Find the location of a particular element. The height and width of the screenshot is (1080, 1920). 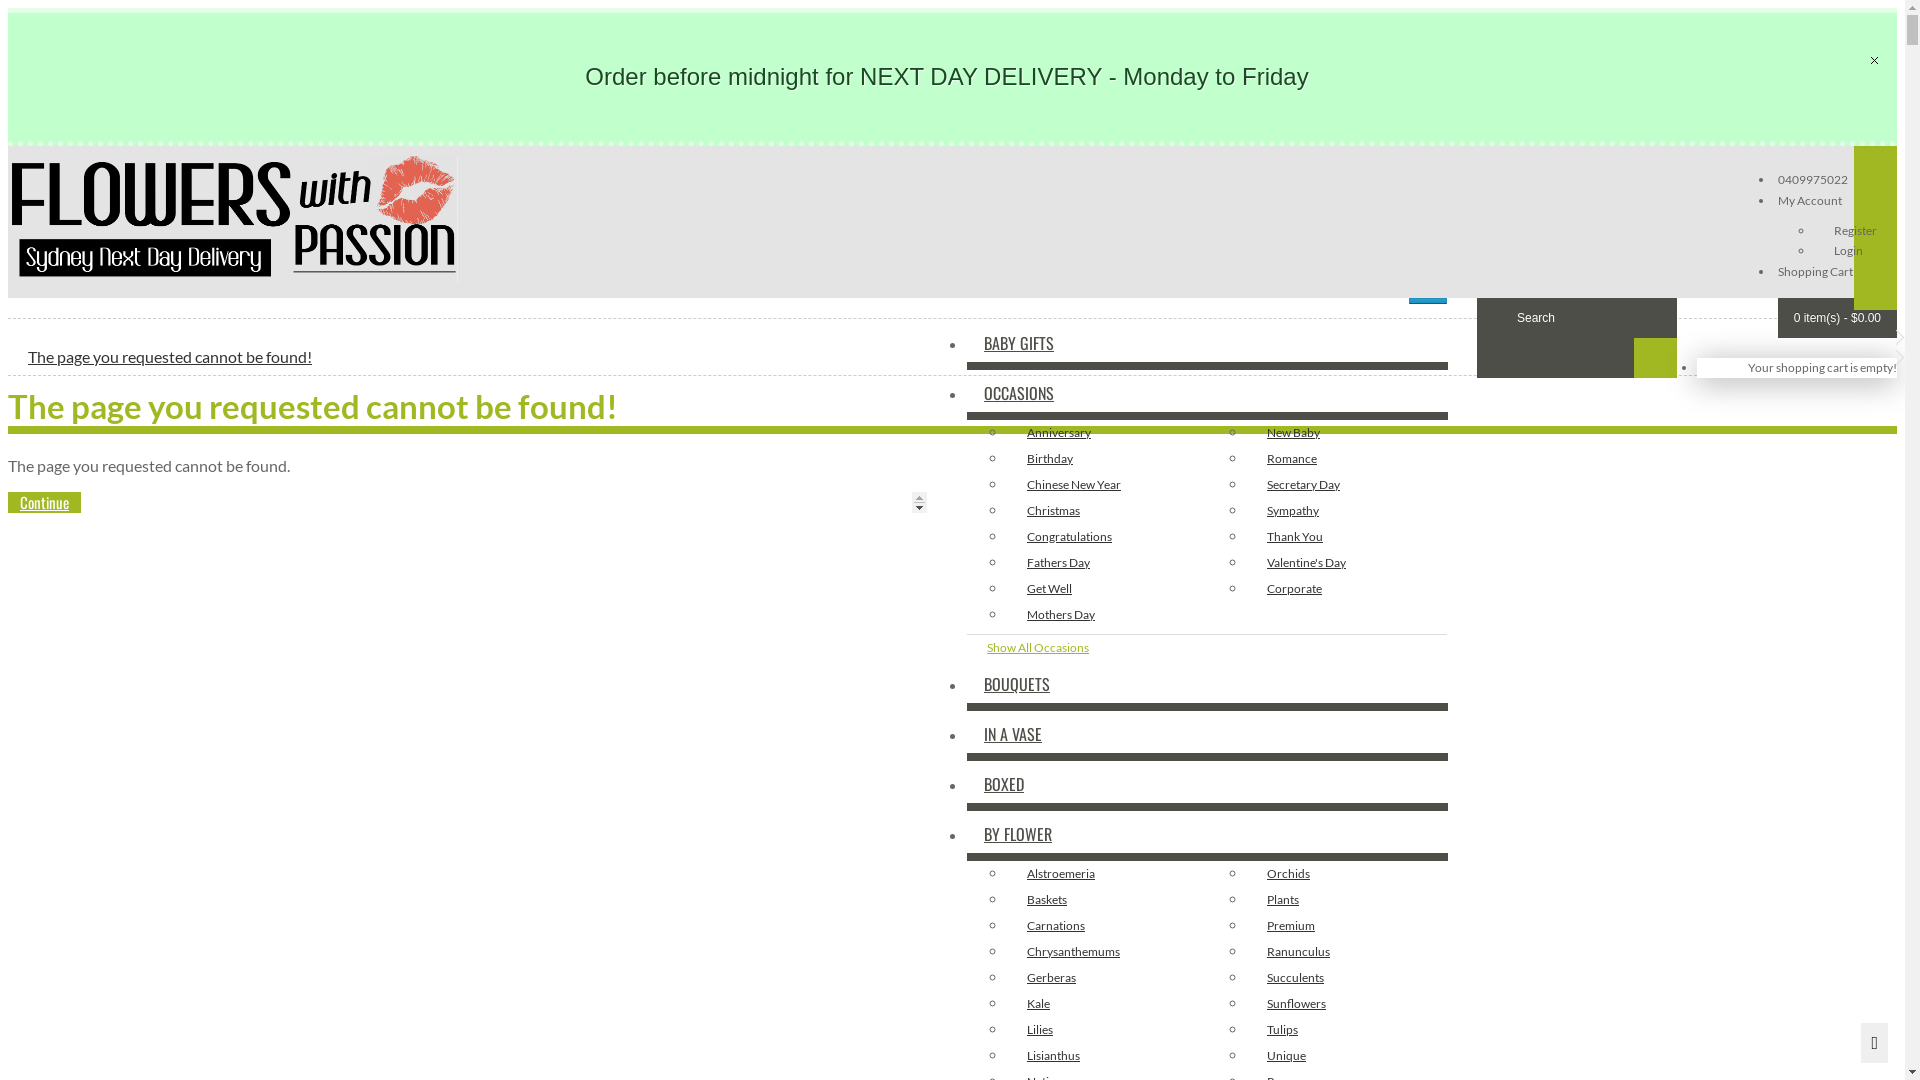

'Login' is located at coordinates (1847, 248).